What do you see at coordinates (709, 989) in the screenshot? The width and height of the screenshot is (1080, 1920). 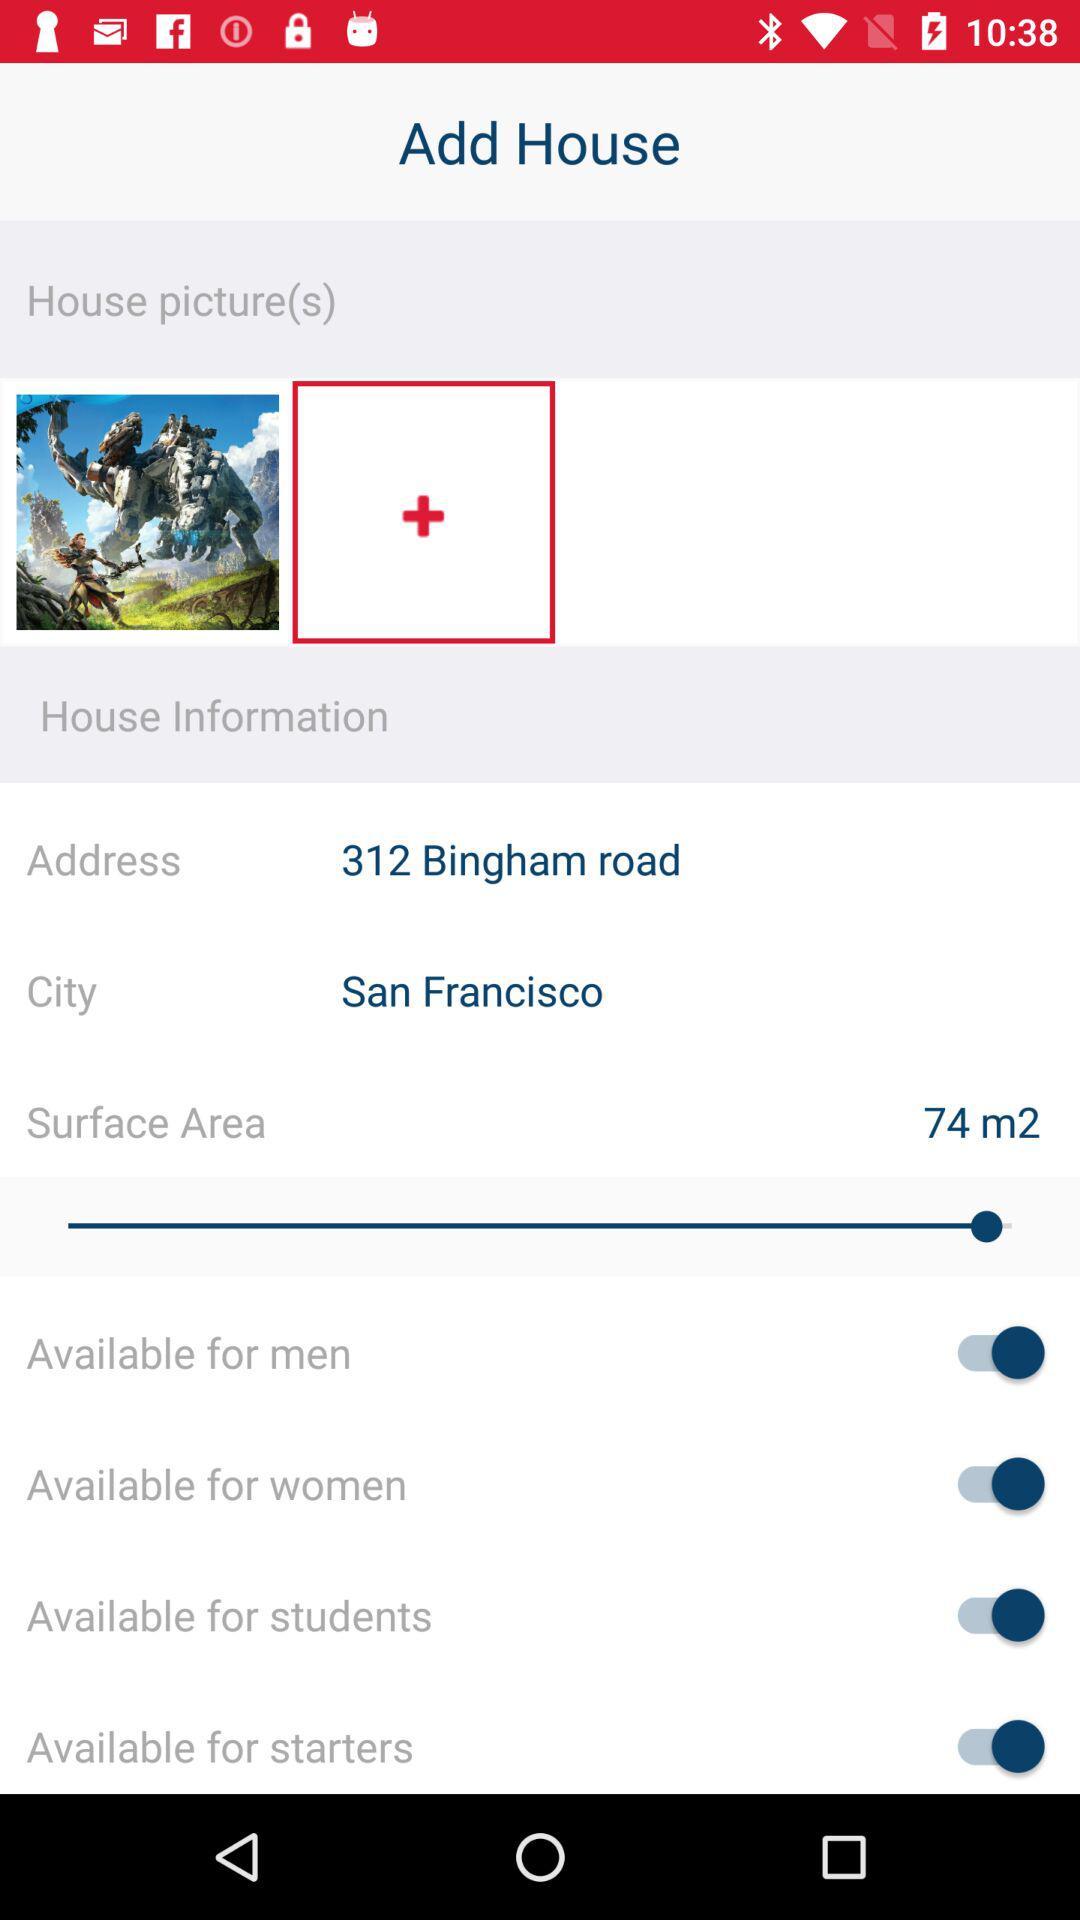 I see `item above 74 m2 item` at bounding box center [709, 989].